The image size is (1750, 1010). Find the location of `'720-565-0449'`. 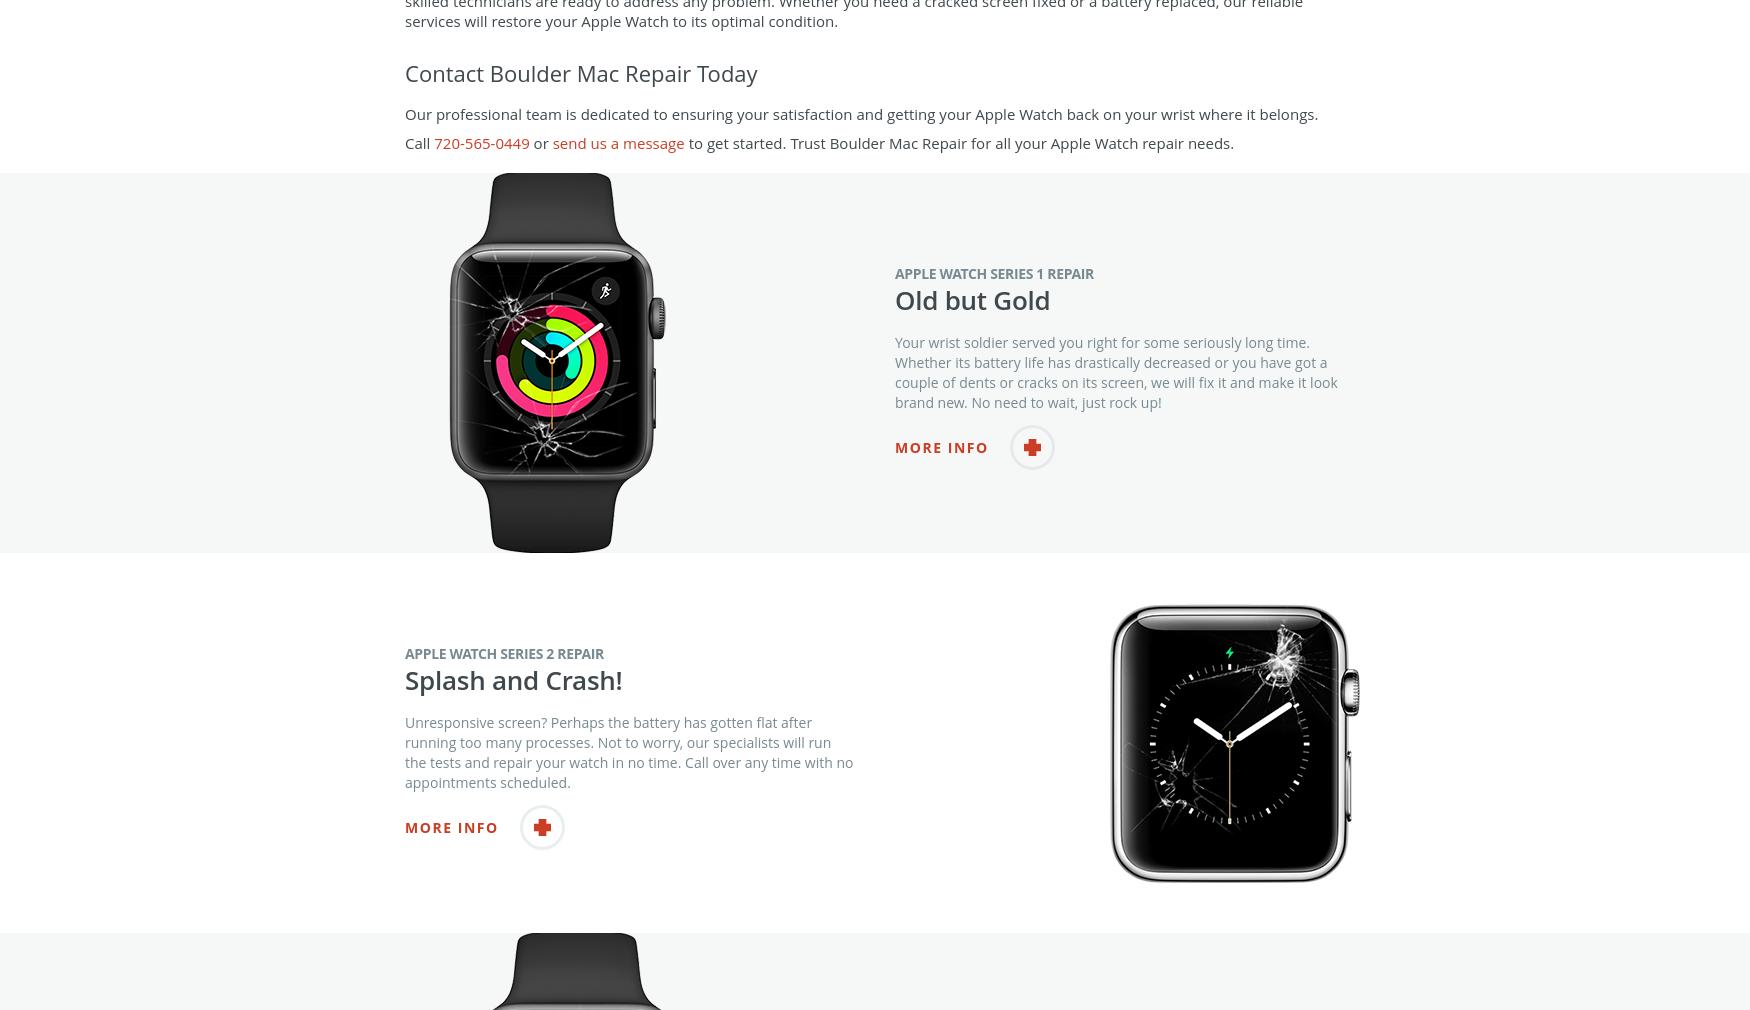

'720-565-0449' is located at coordinates (481, 181).